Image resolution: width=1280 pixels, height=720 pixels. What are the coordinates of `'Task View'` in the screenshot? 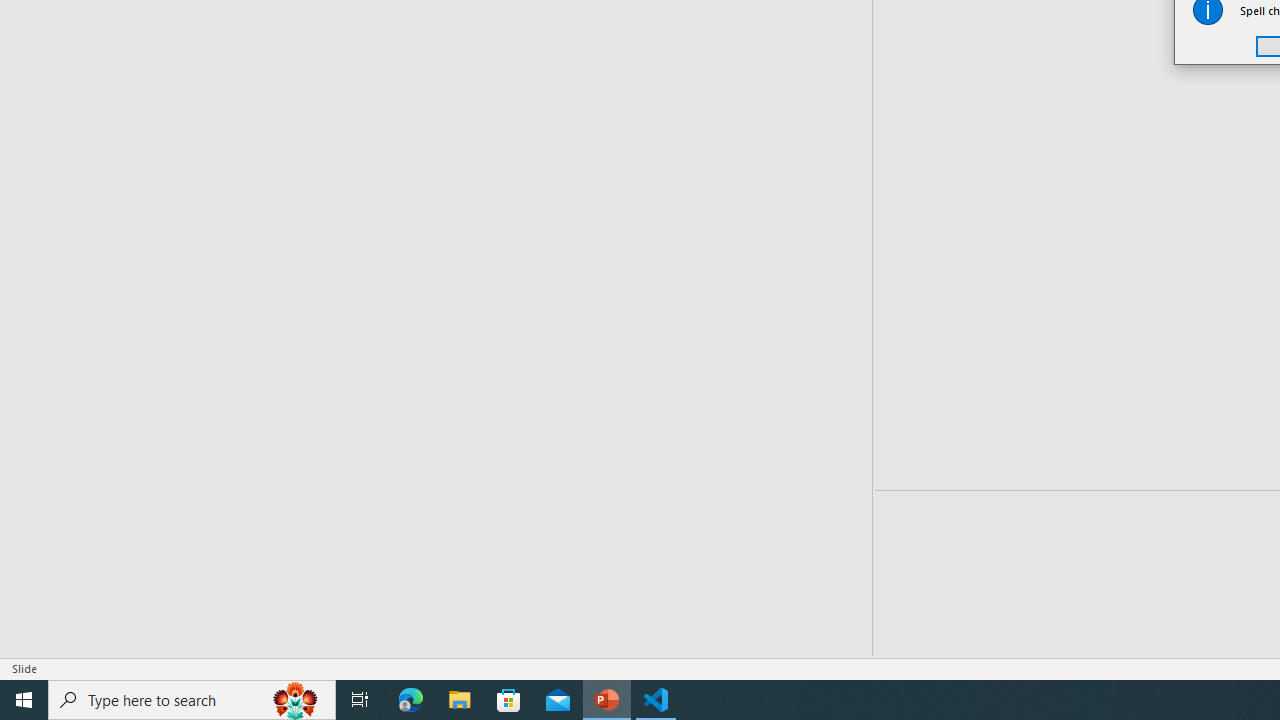 It's located at (359, 698).